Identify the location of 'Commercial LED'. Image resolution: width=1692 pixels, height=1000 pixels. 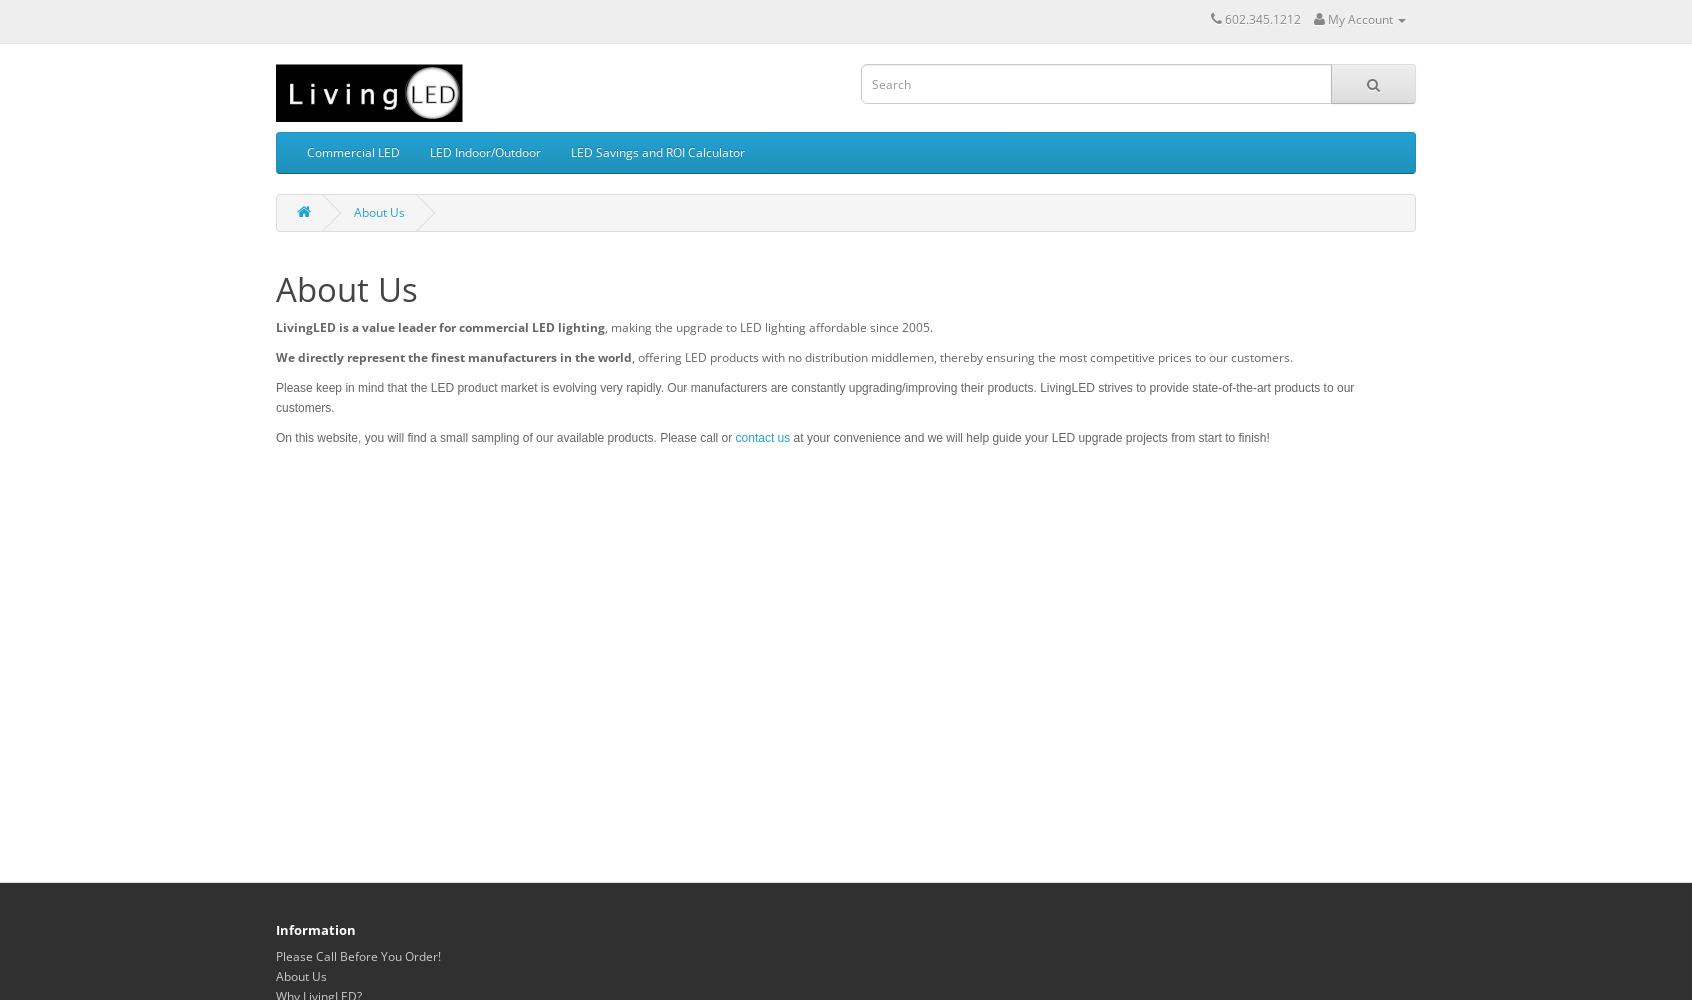
(352, 152).